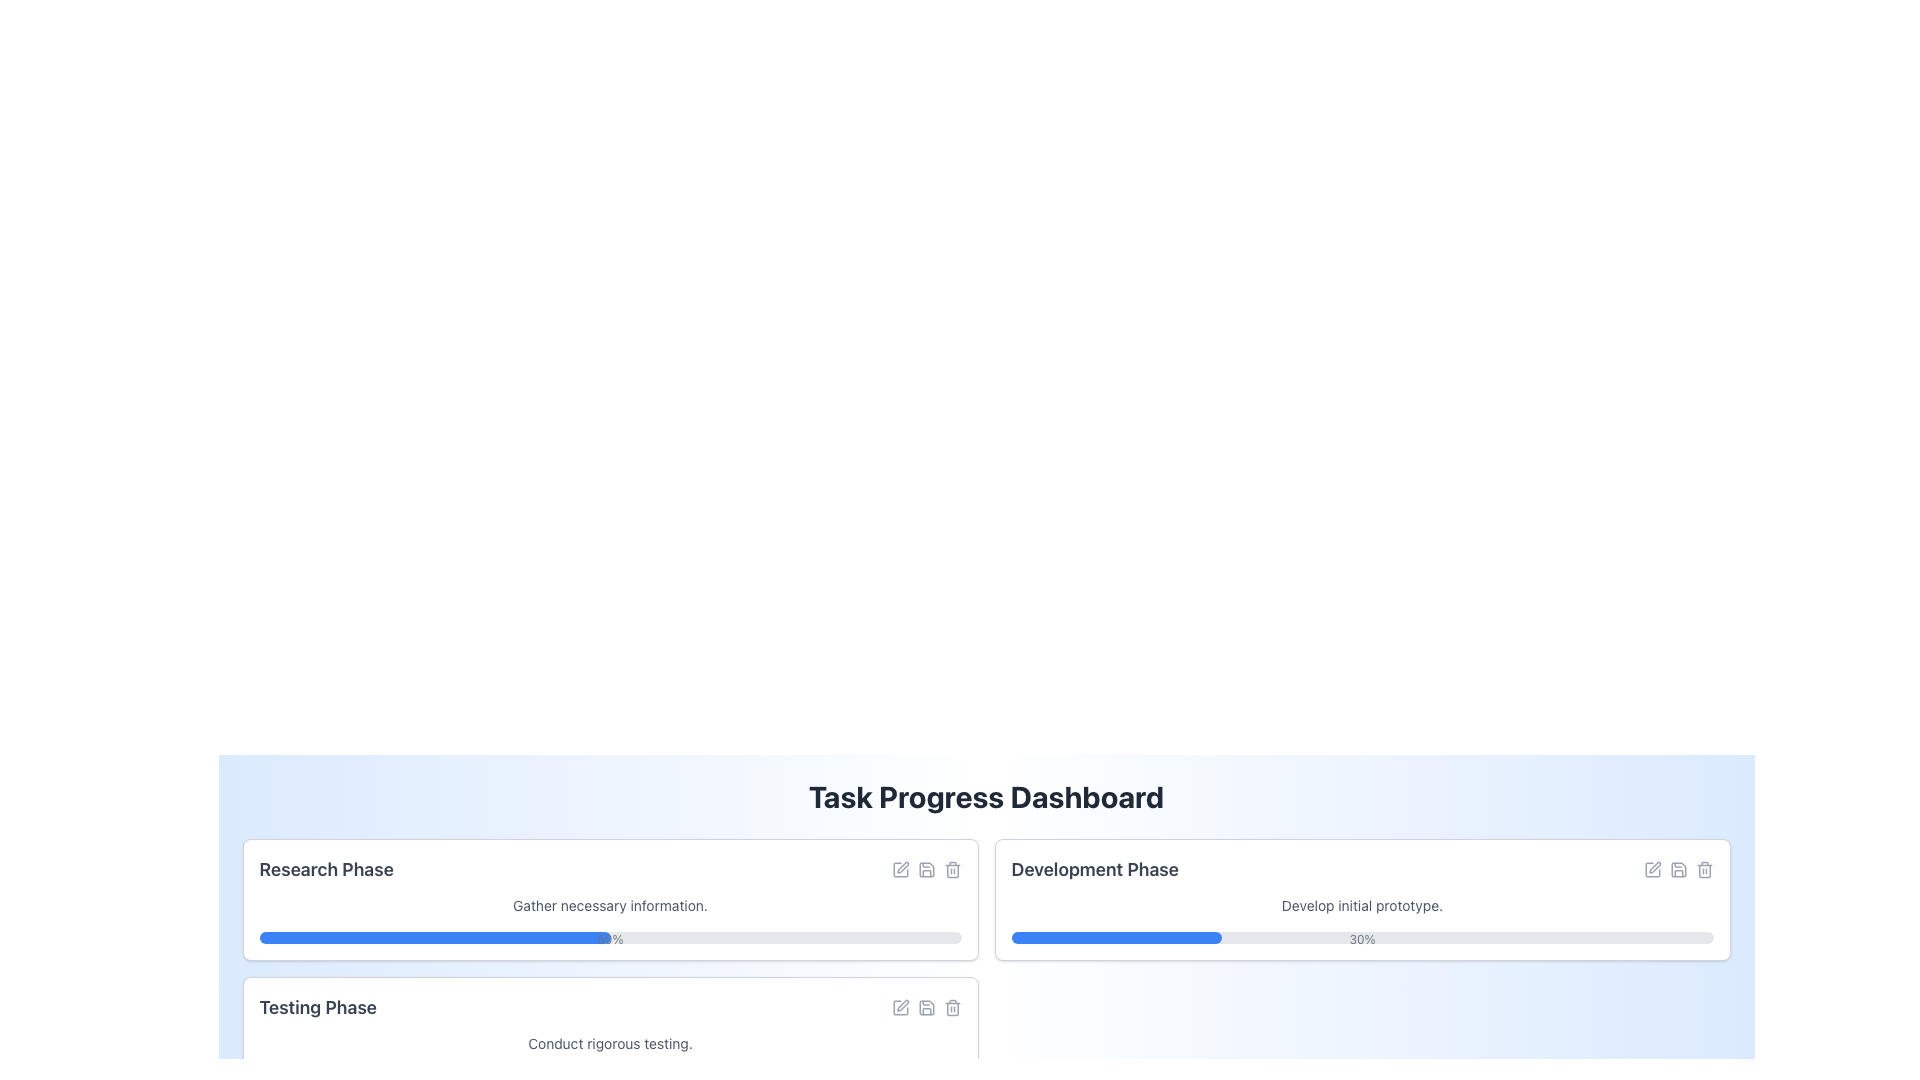 Image resolution: width=1920 pixels, height=1080 pixels. I want to click on the static text element that reads 'Gather necessary information.' which is located within the 'Research Phase' card section, so click(609, 906).